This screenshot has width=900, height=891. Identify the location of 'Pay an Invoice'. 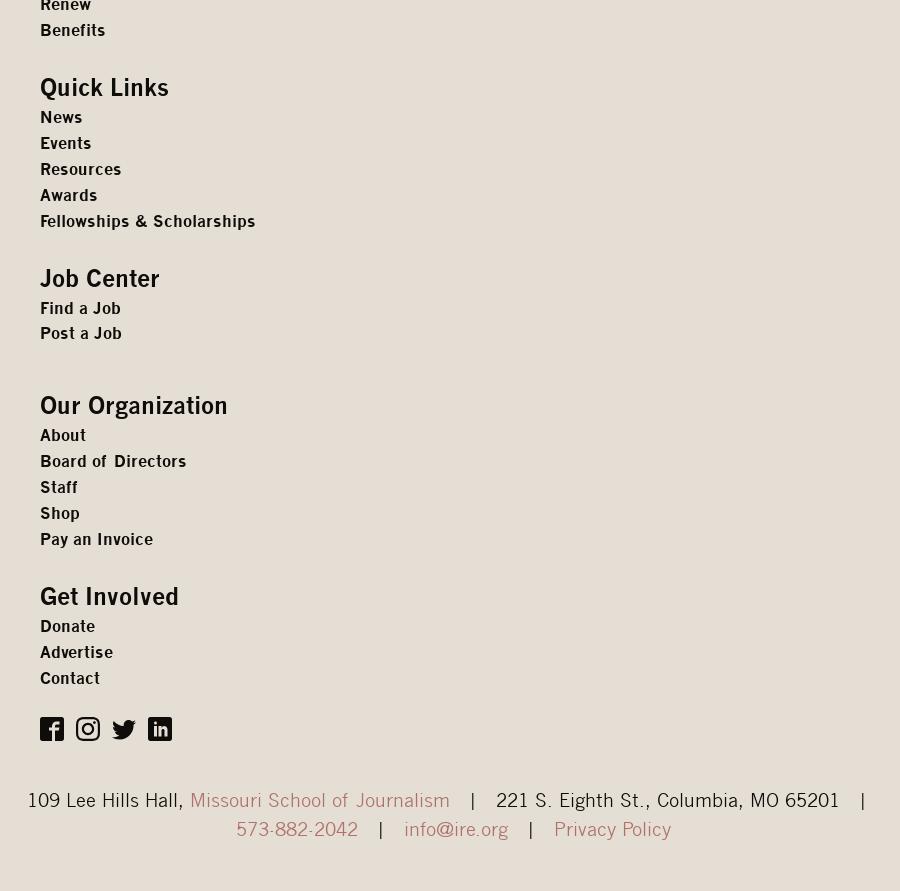
(95, 539).